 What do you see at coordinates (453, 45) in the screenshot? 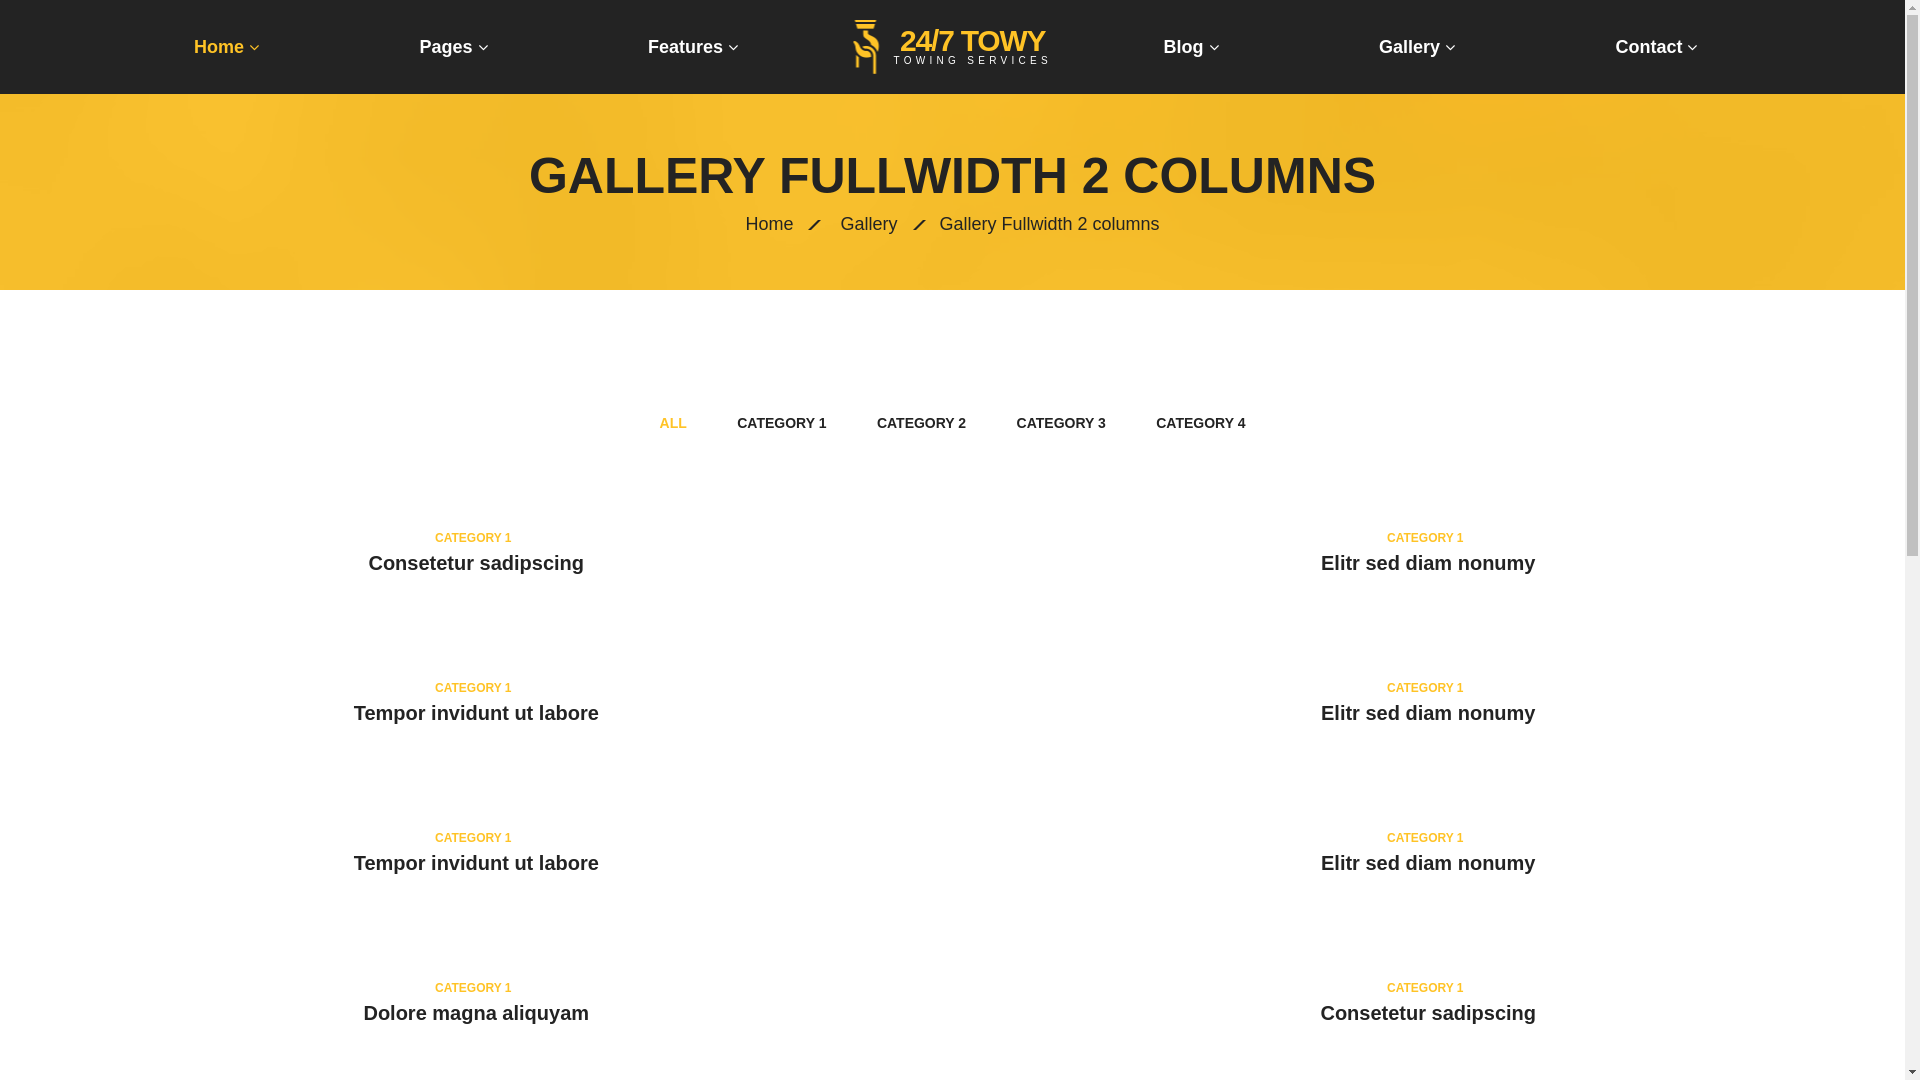
I see `'Pages'` at bounding box center [453, 45].